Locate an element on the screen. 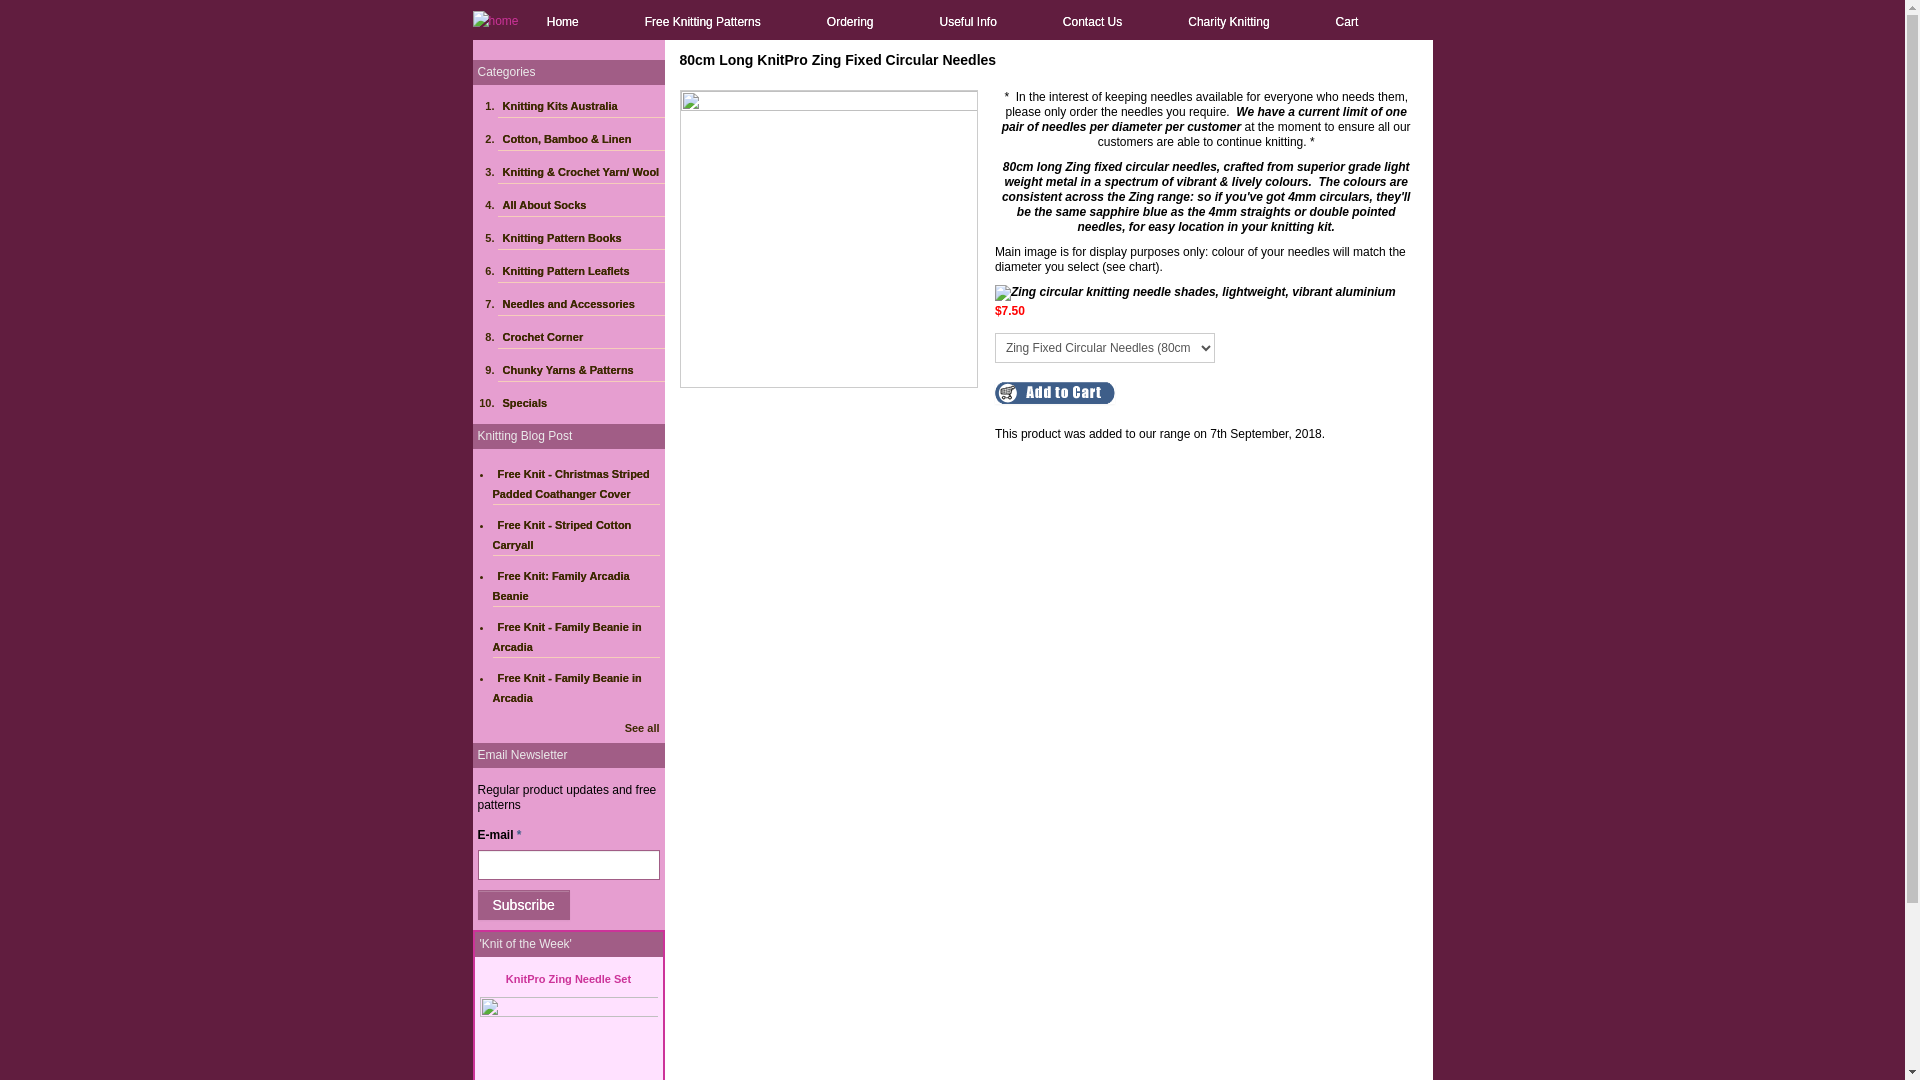  'Free Knit - Striped Cotton Carryall' is located at coordinates (560, 534).